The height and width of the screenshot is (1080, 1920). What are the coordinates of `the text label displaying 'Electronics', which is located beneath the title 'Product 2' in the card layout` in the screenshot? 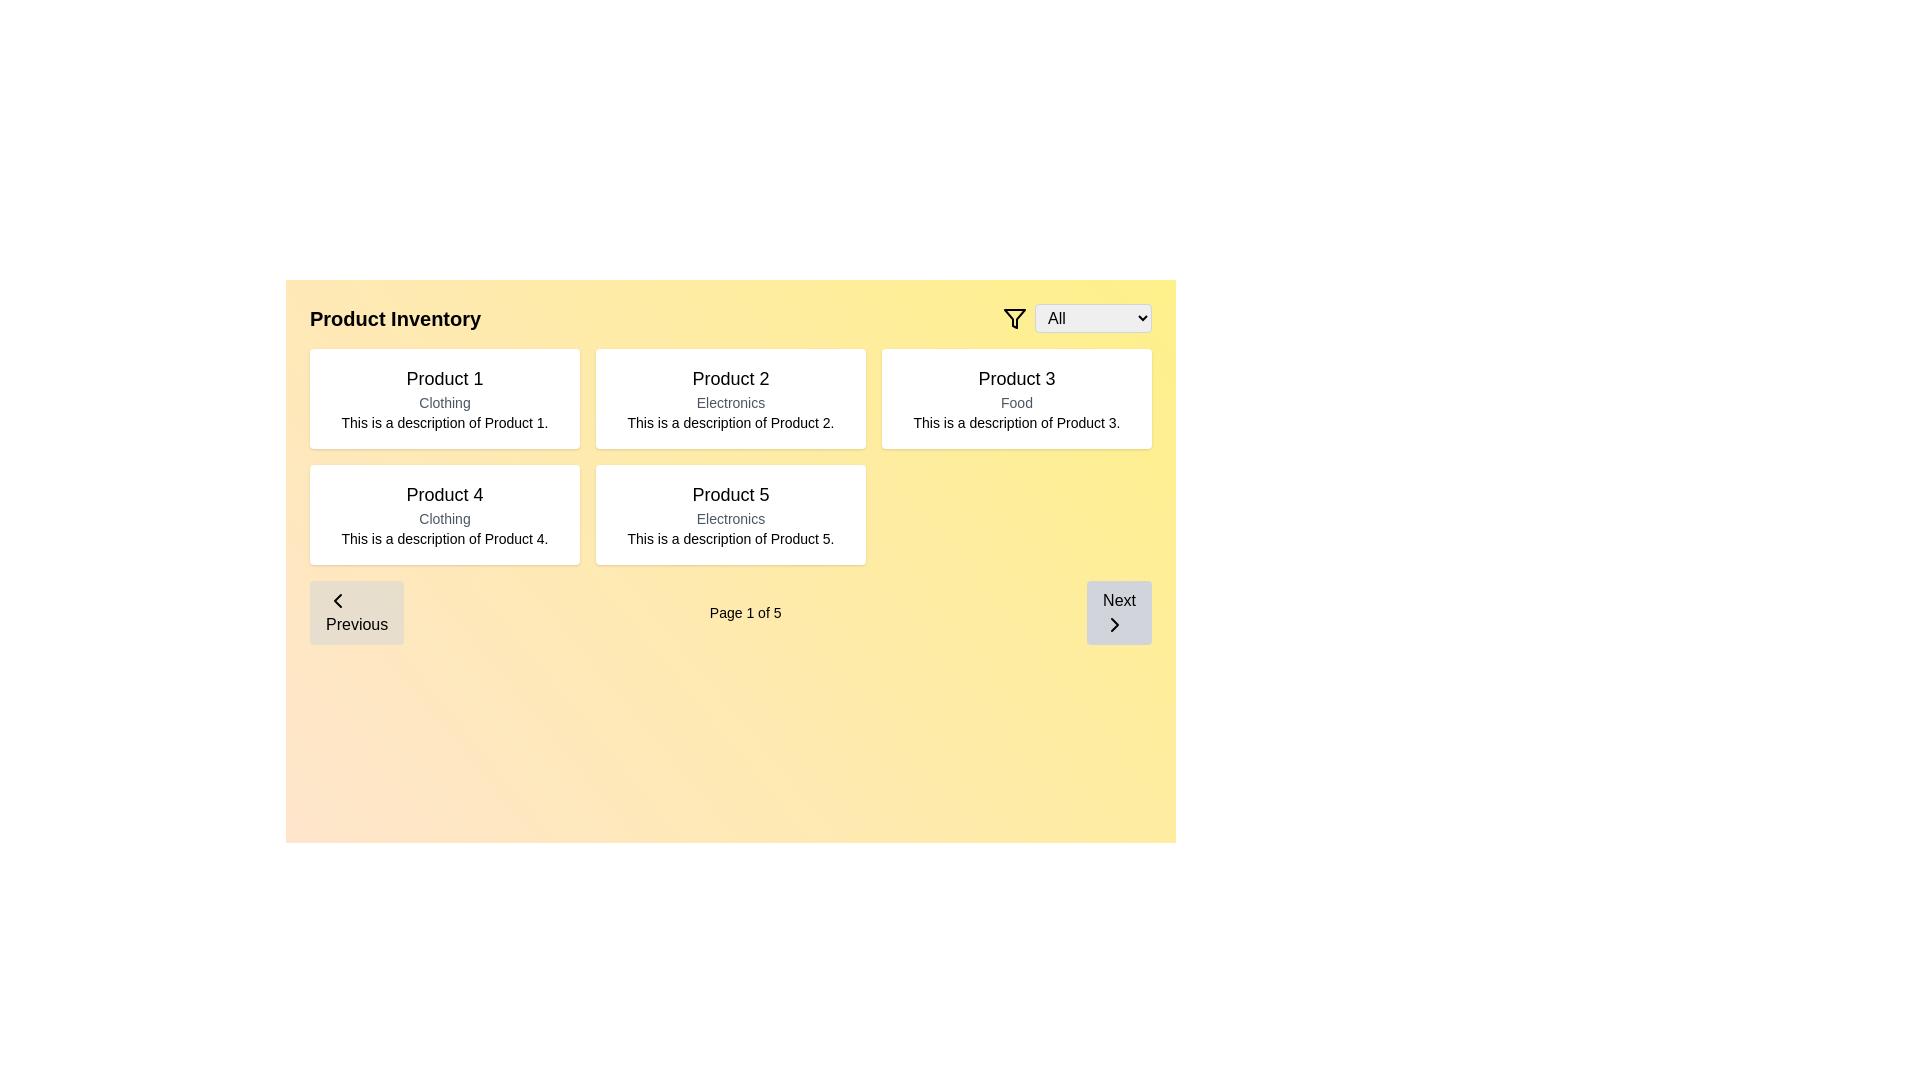 It's located at (729, 402).